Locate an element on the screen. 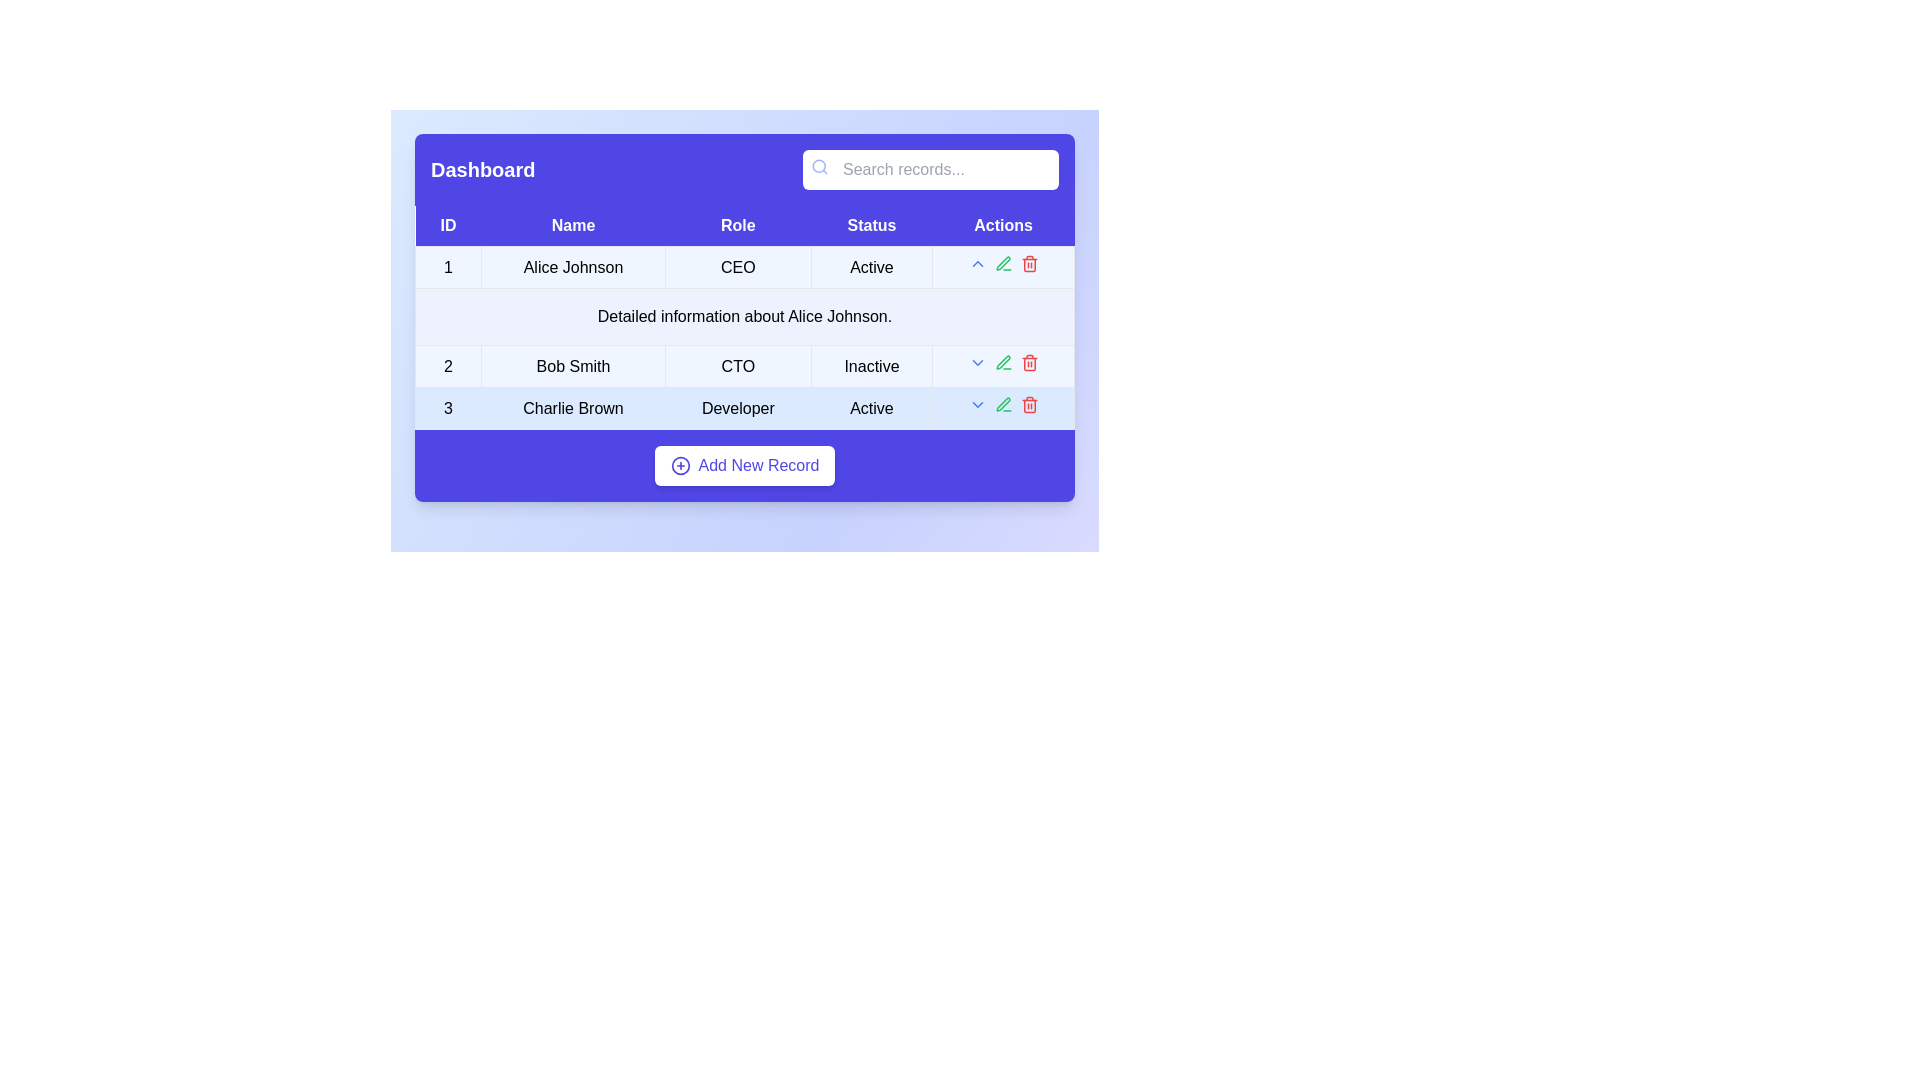 The image size is (1920, 1080). the green pencil-like icon is located at coordinates (1003, 362).